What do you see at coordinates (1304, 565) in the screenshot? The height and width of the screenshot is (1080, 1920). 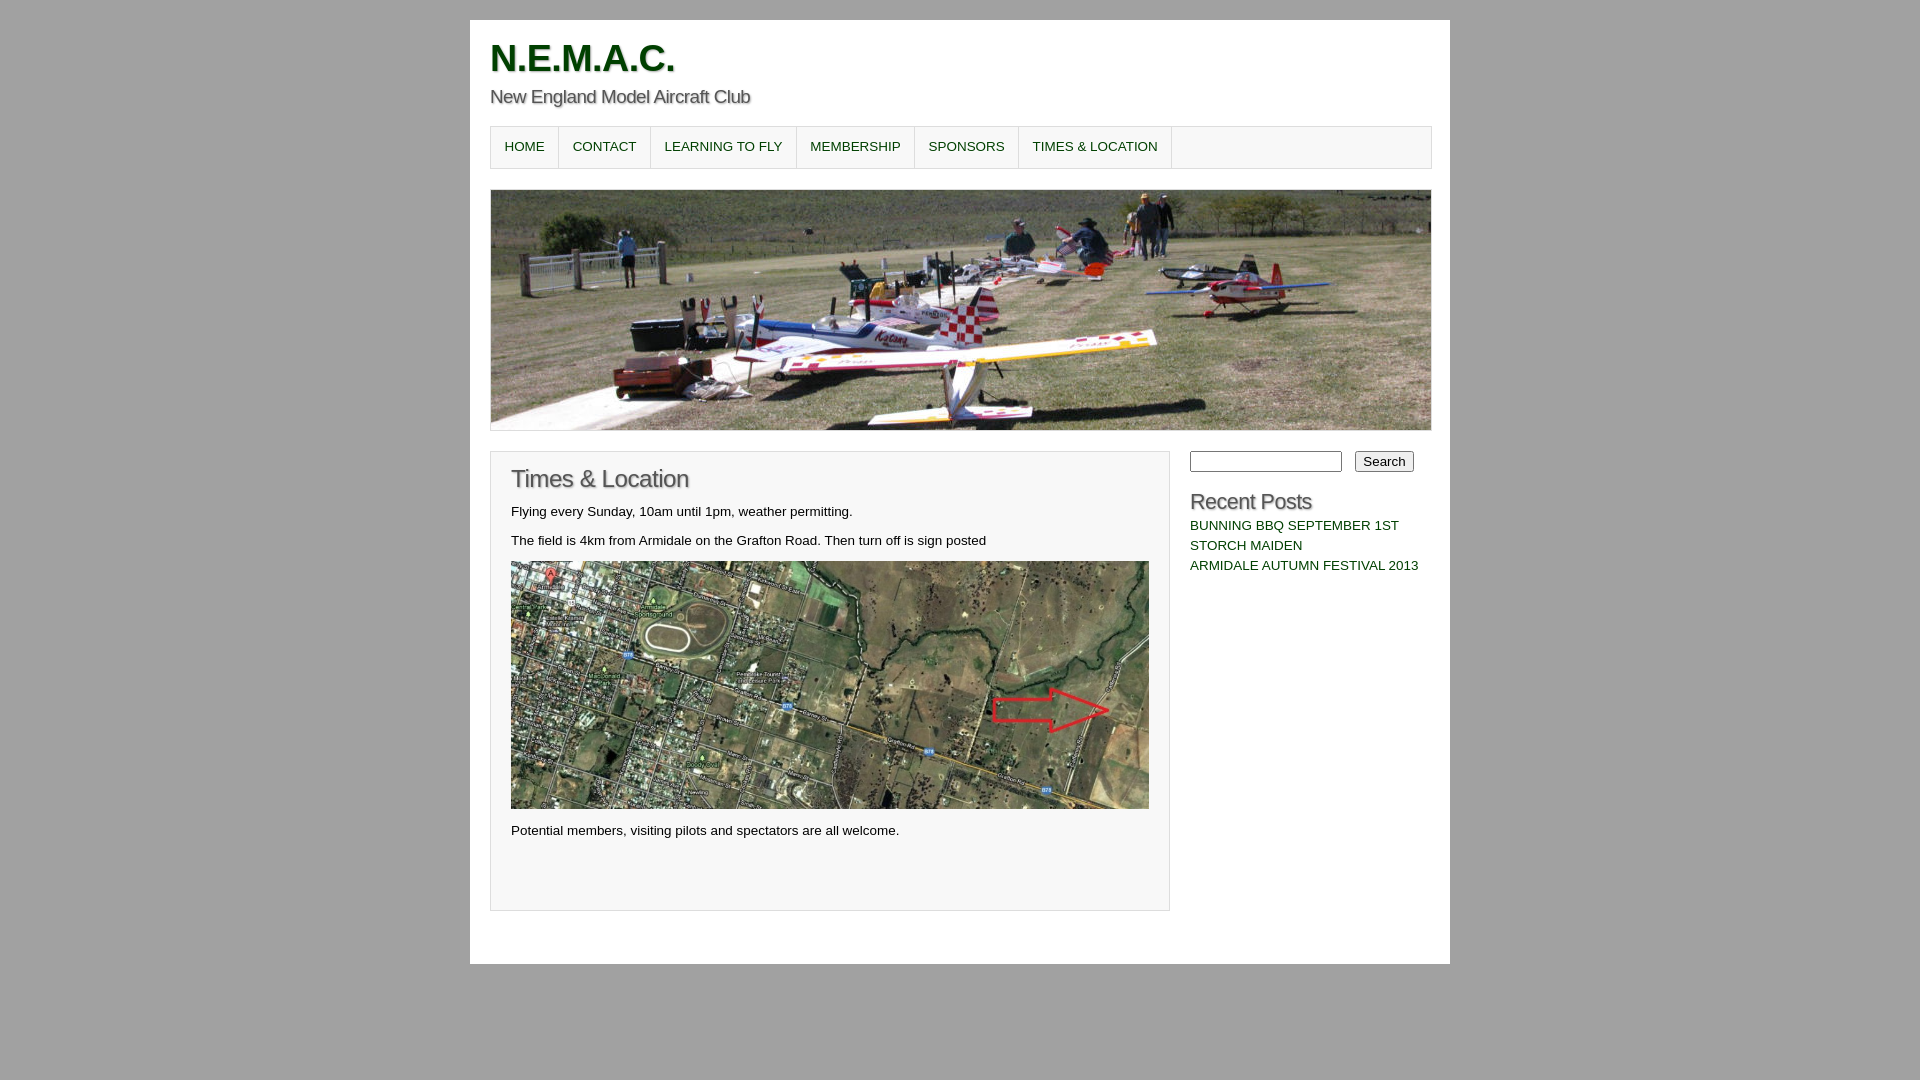 I see `'ARMIDALE AUTUMN FESTIVAL 2013'` at bounding box center [1304, 565].